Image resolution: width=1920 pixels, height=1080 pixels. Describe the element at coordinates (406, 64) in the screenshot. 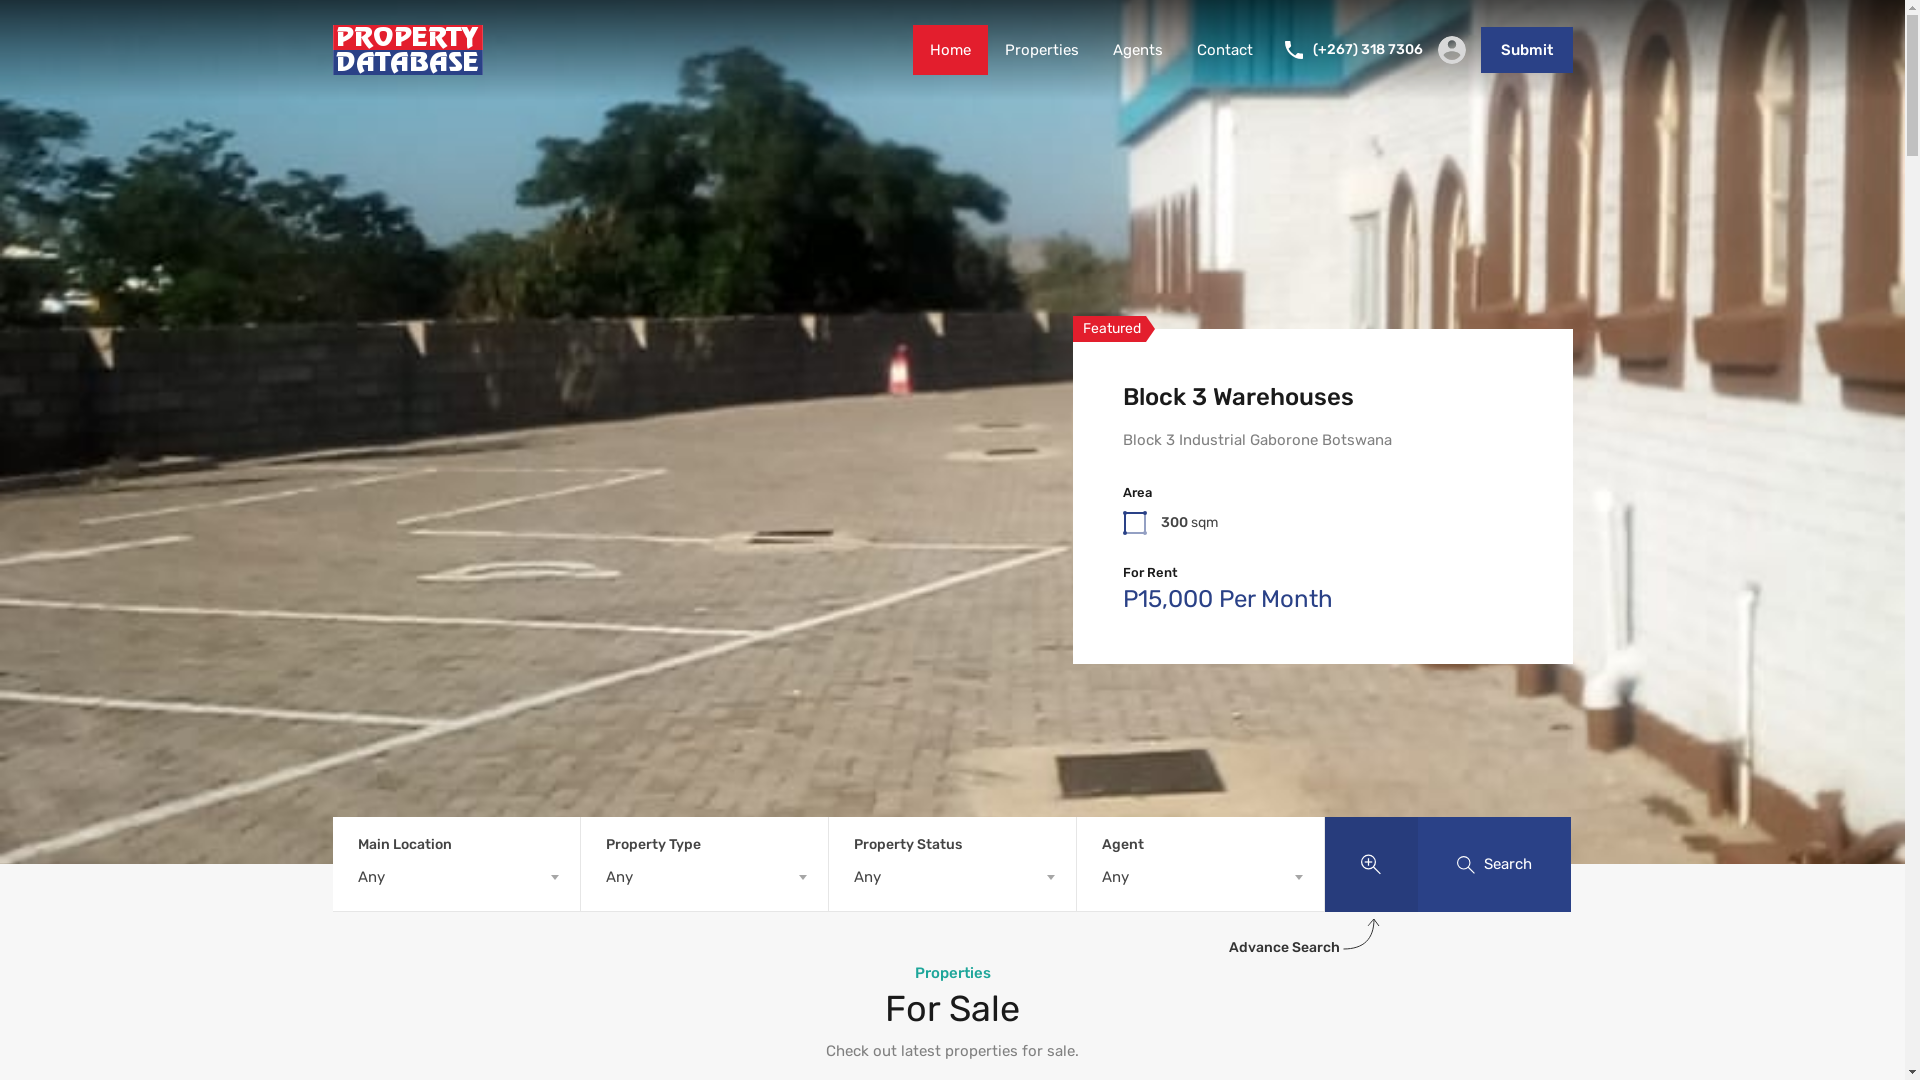

I see `'Property Database'` at that location.